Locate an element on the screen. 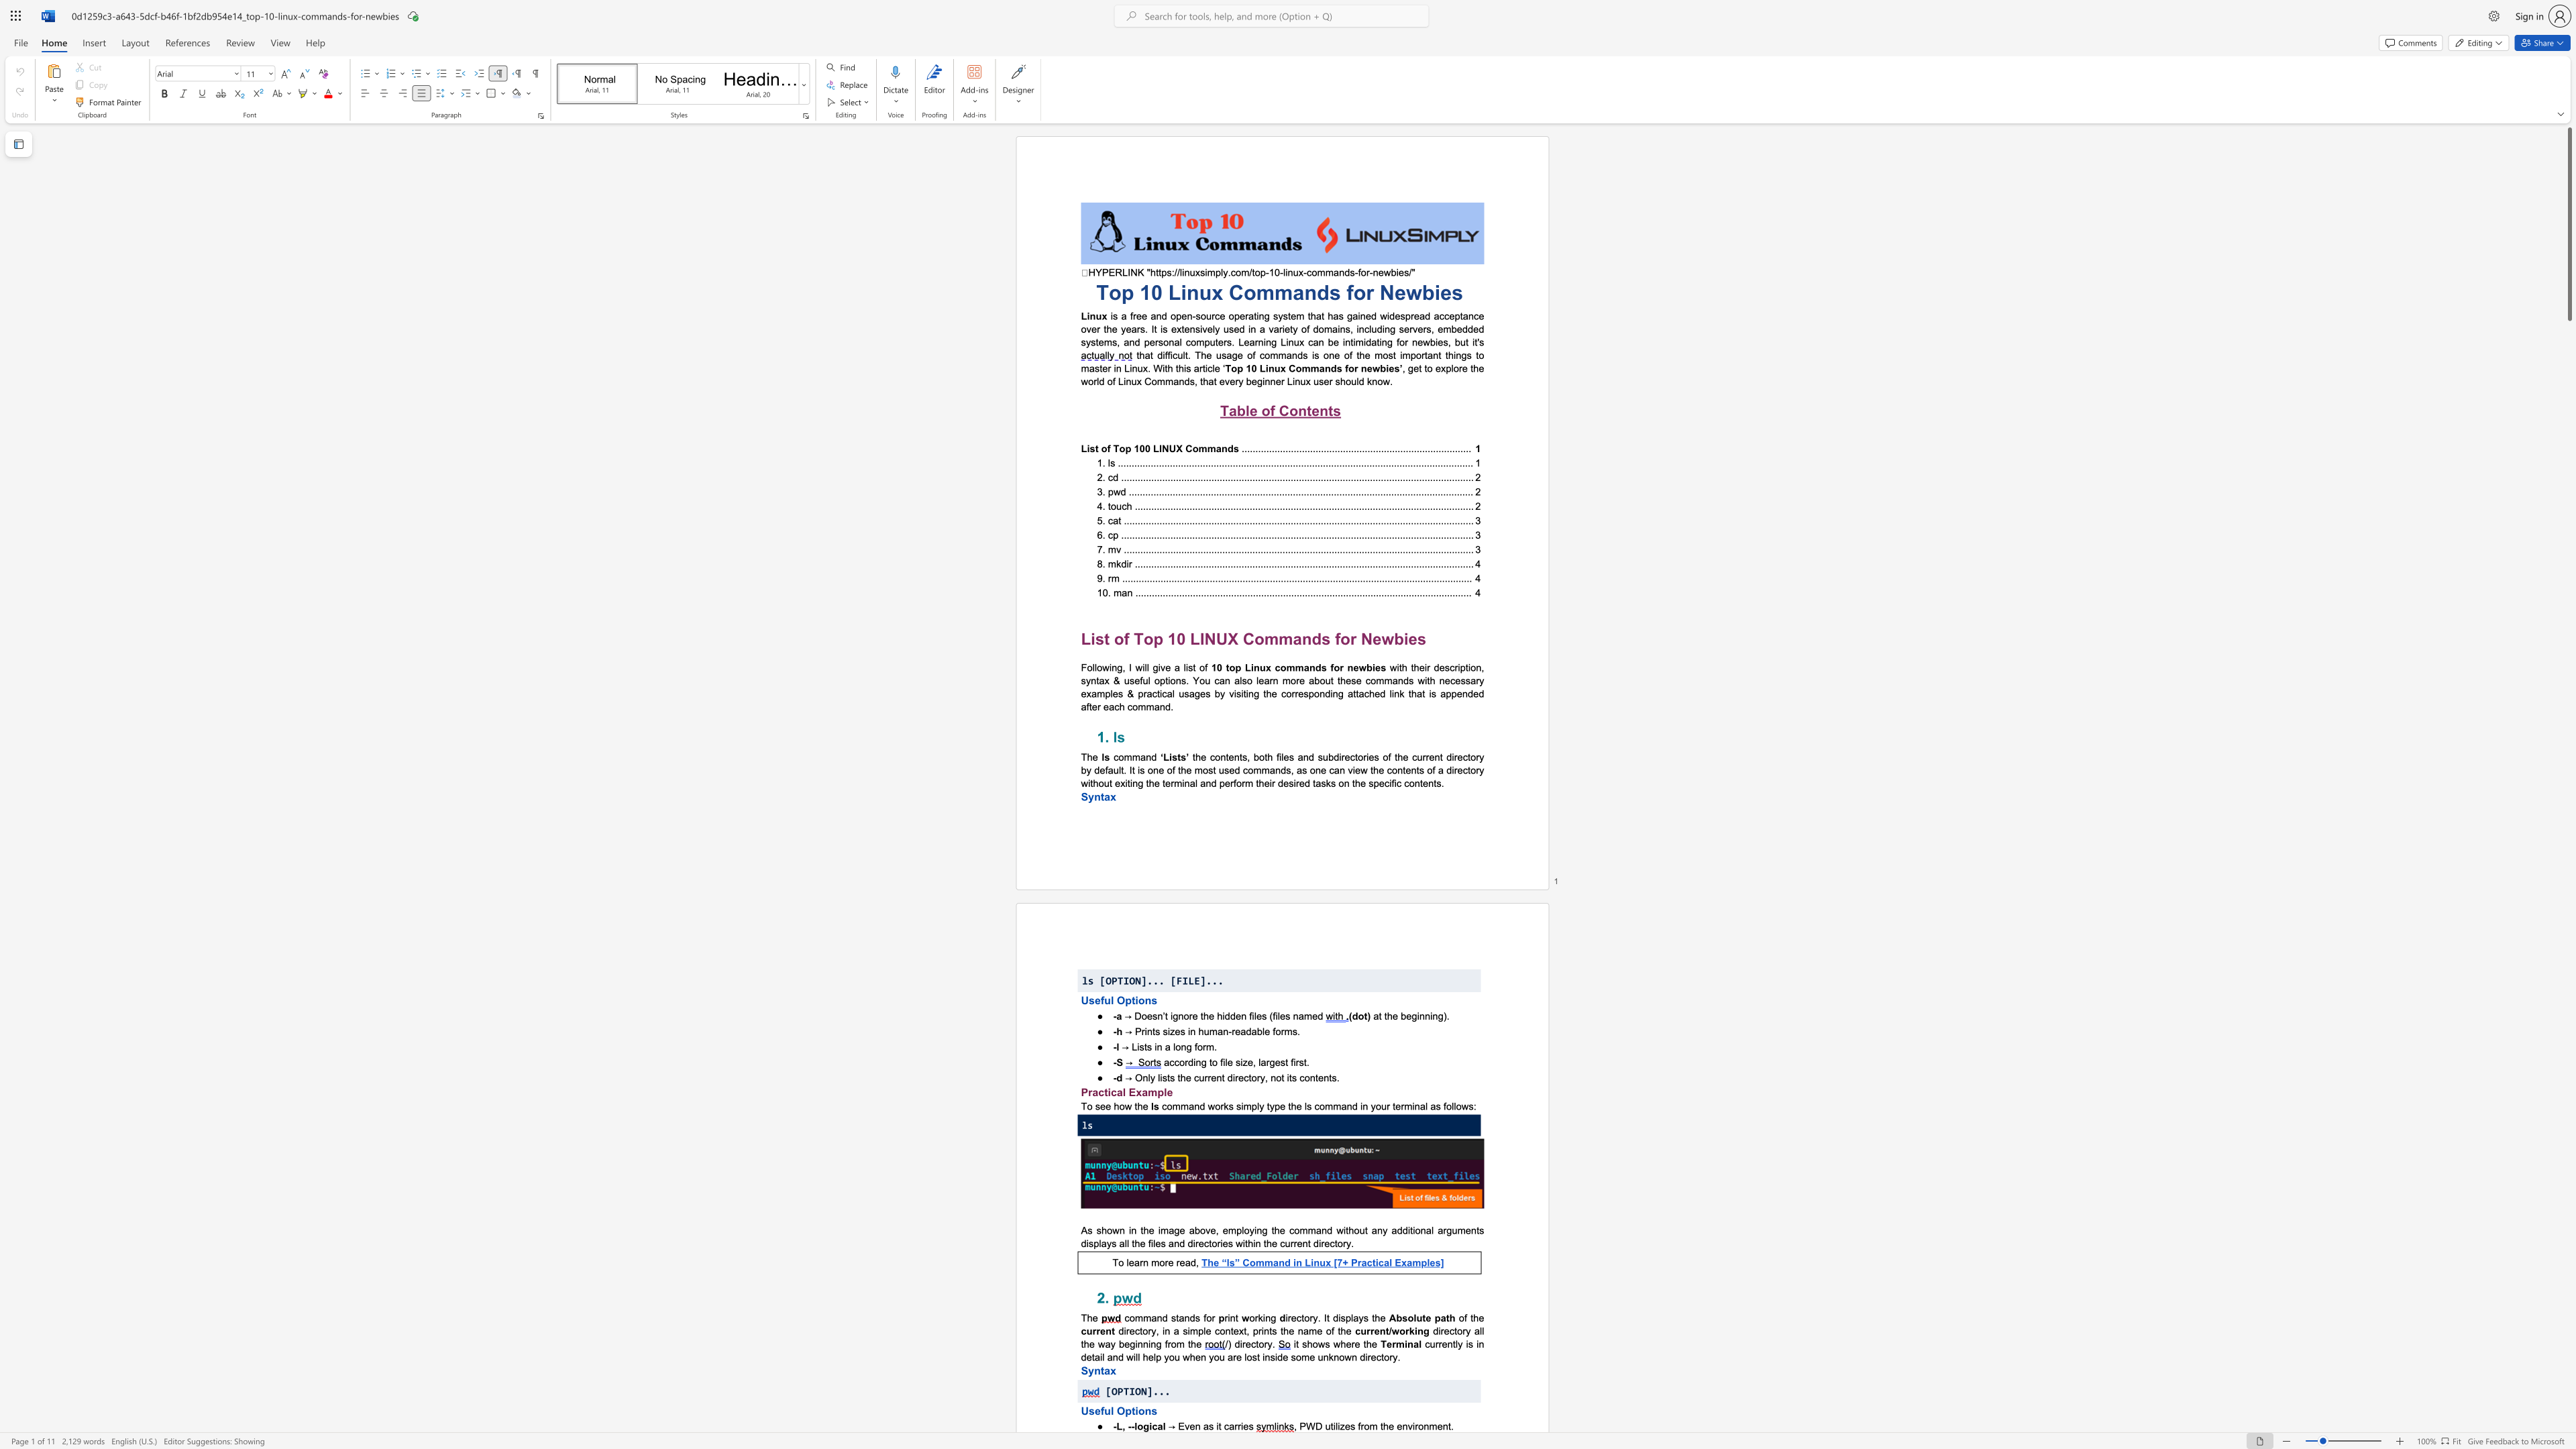 This screenshot has height=1449, width=2576. the 2th character "e" in the text is located at coordinates (1446, 291).